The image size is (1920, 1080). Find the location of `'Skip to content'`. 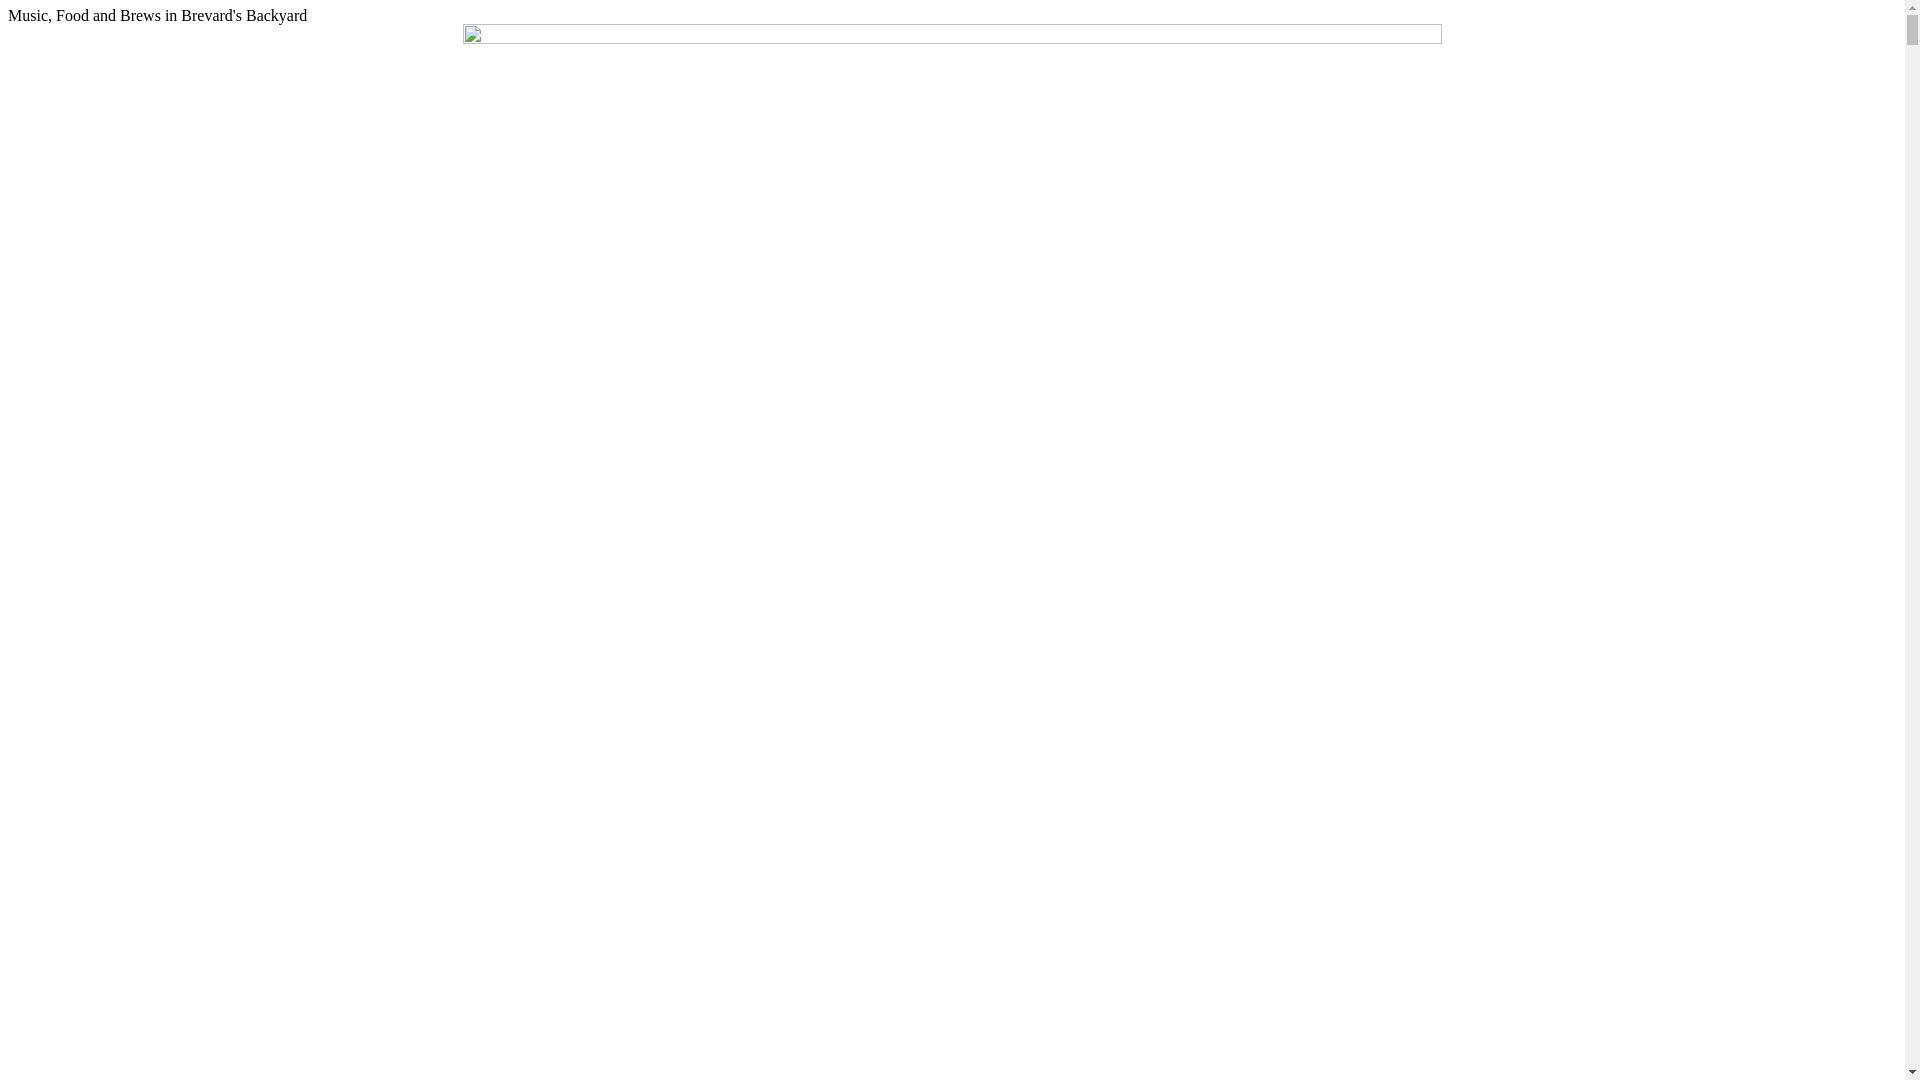

'Skip to content' is located at coordinates (7, 7).